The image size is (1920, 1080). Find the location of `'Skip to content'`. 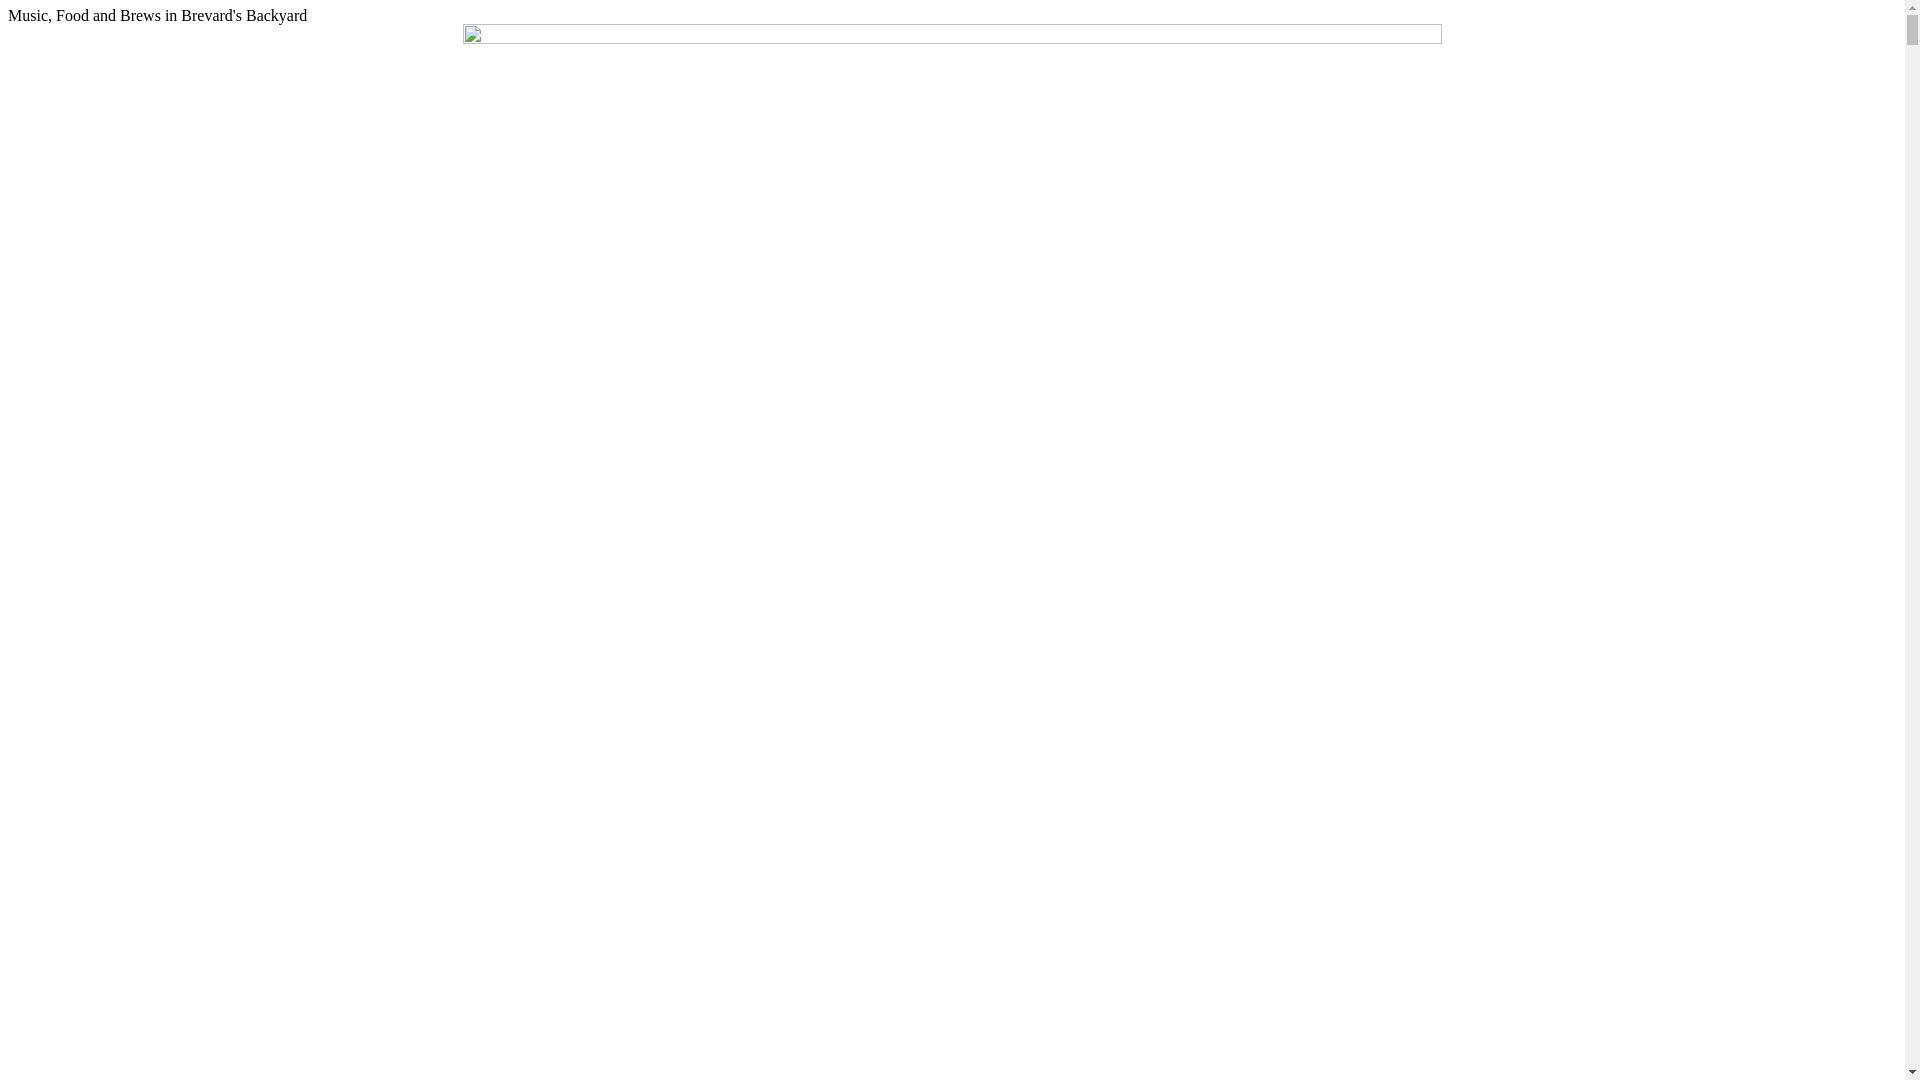

'Skip to content' is located at coordinates (7, 7).